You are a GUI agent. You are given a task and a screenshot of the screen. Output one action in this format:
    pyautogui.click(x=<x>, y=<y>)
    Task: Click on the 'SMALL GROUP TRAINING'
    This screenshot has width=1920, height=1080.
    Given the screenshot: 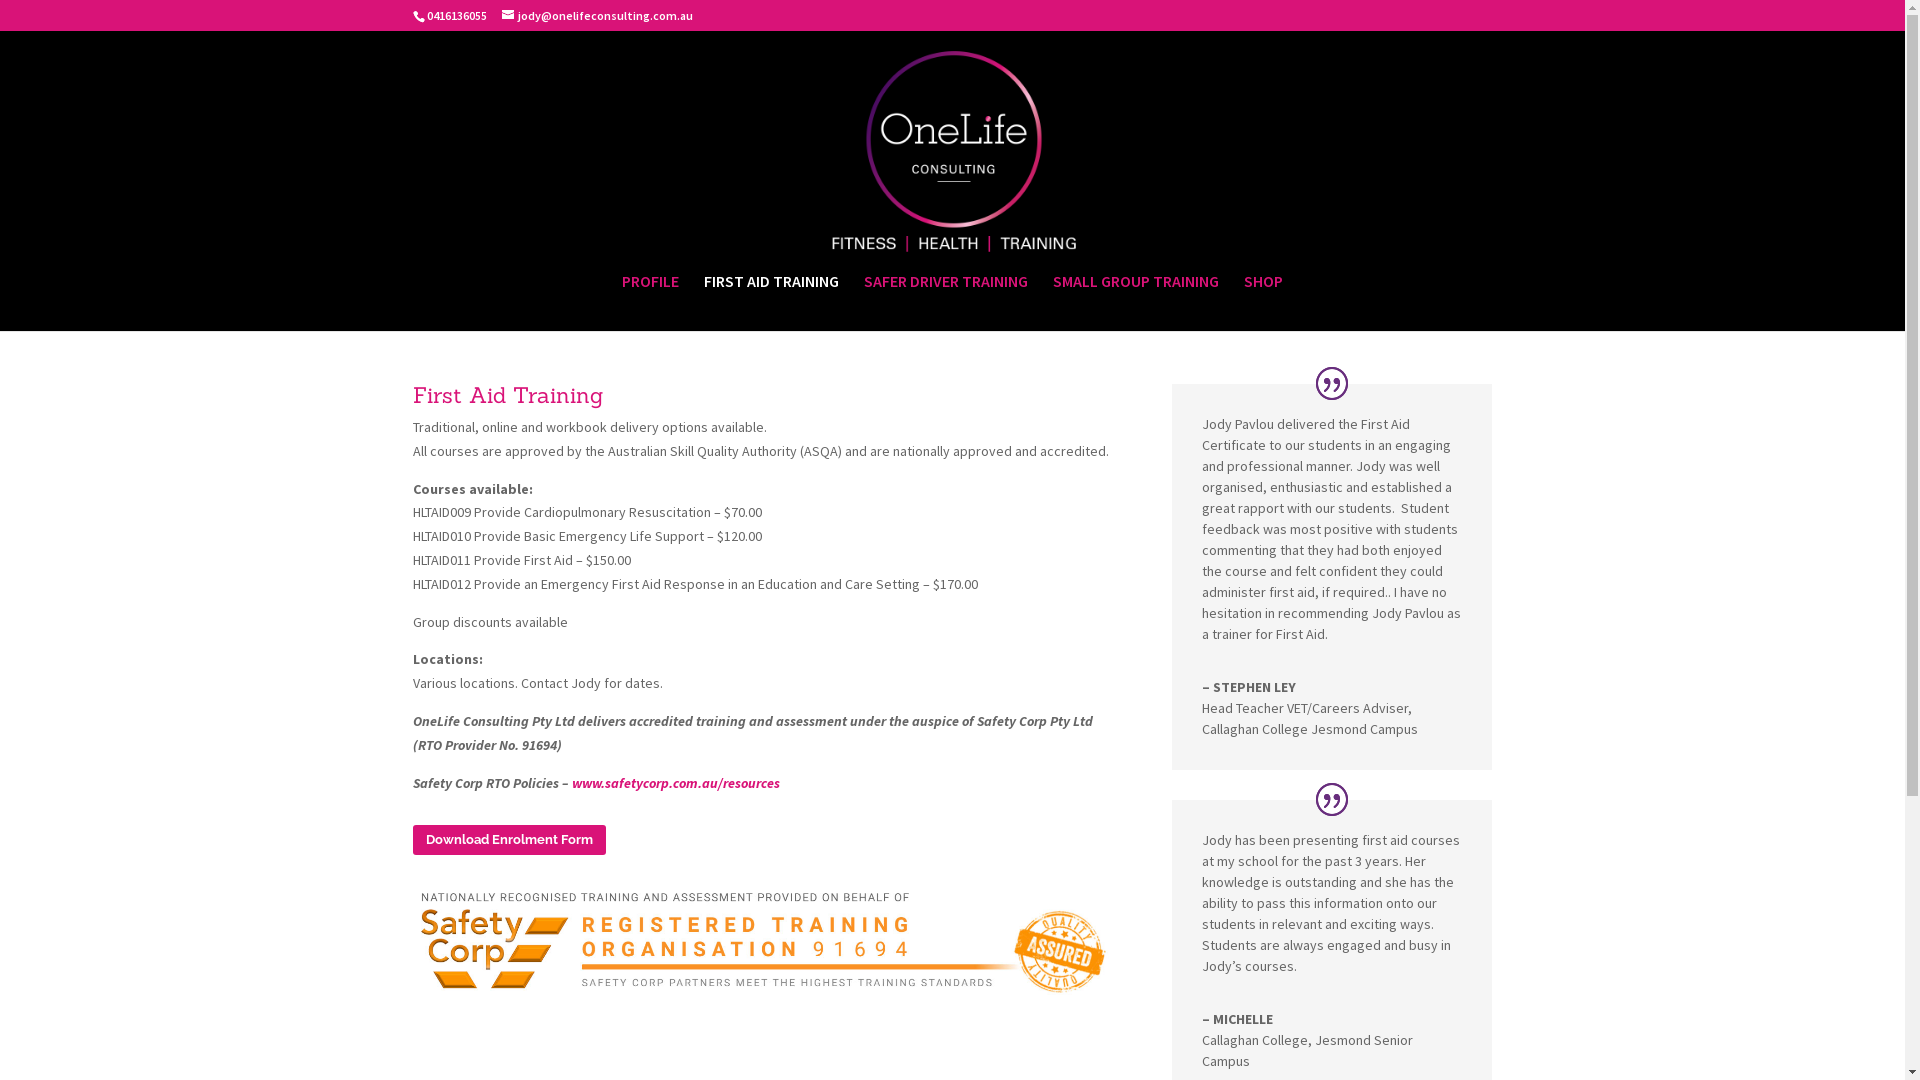 What is the action you would take?
    pyautogui.click(x=1136, y=302)
    